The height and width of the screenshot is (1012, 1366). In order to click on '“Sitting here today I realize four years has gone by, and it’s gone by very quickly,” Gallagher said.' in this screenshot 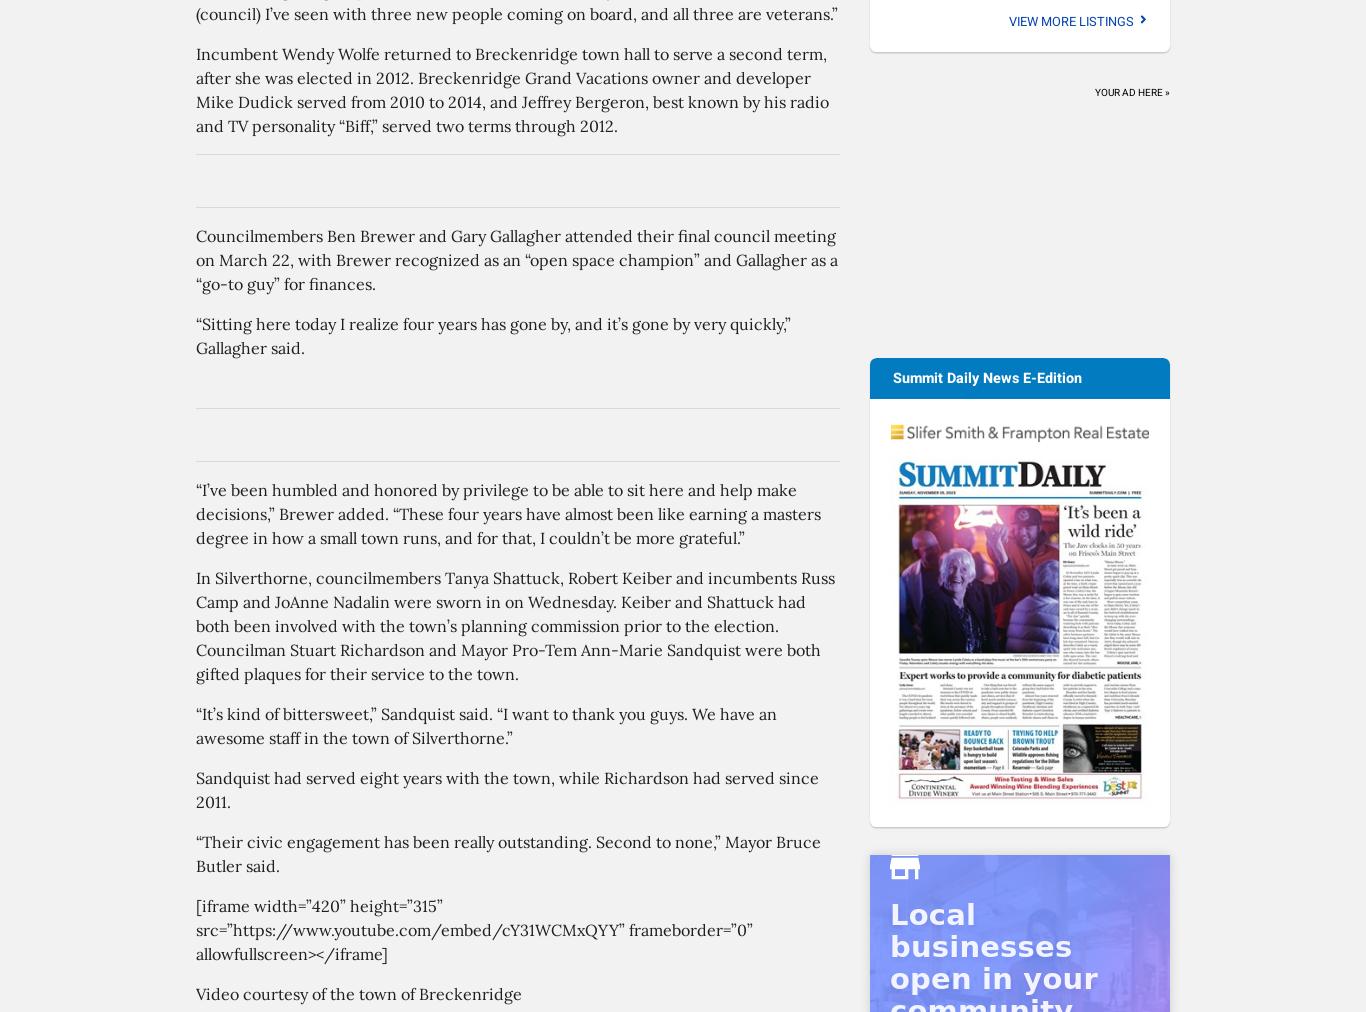, I will do `click(493, 334)`.